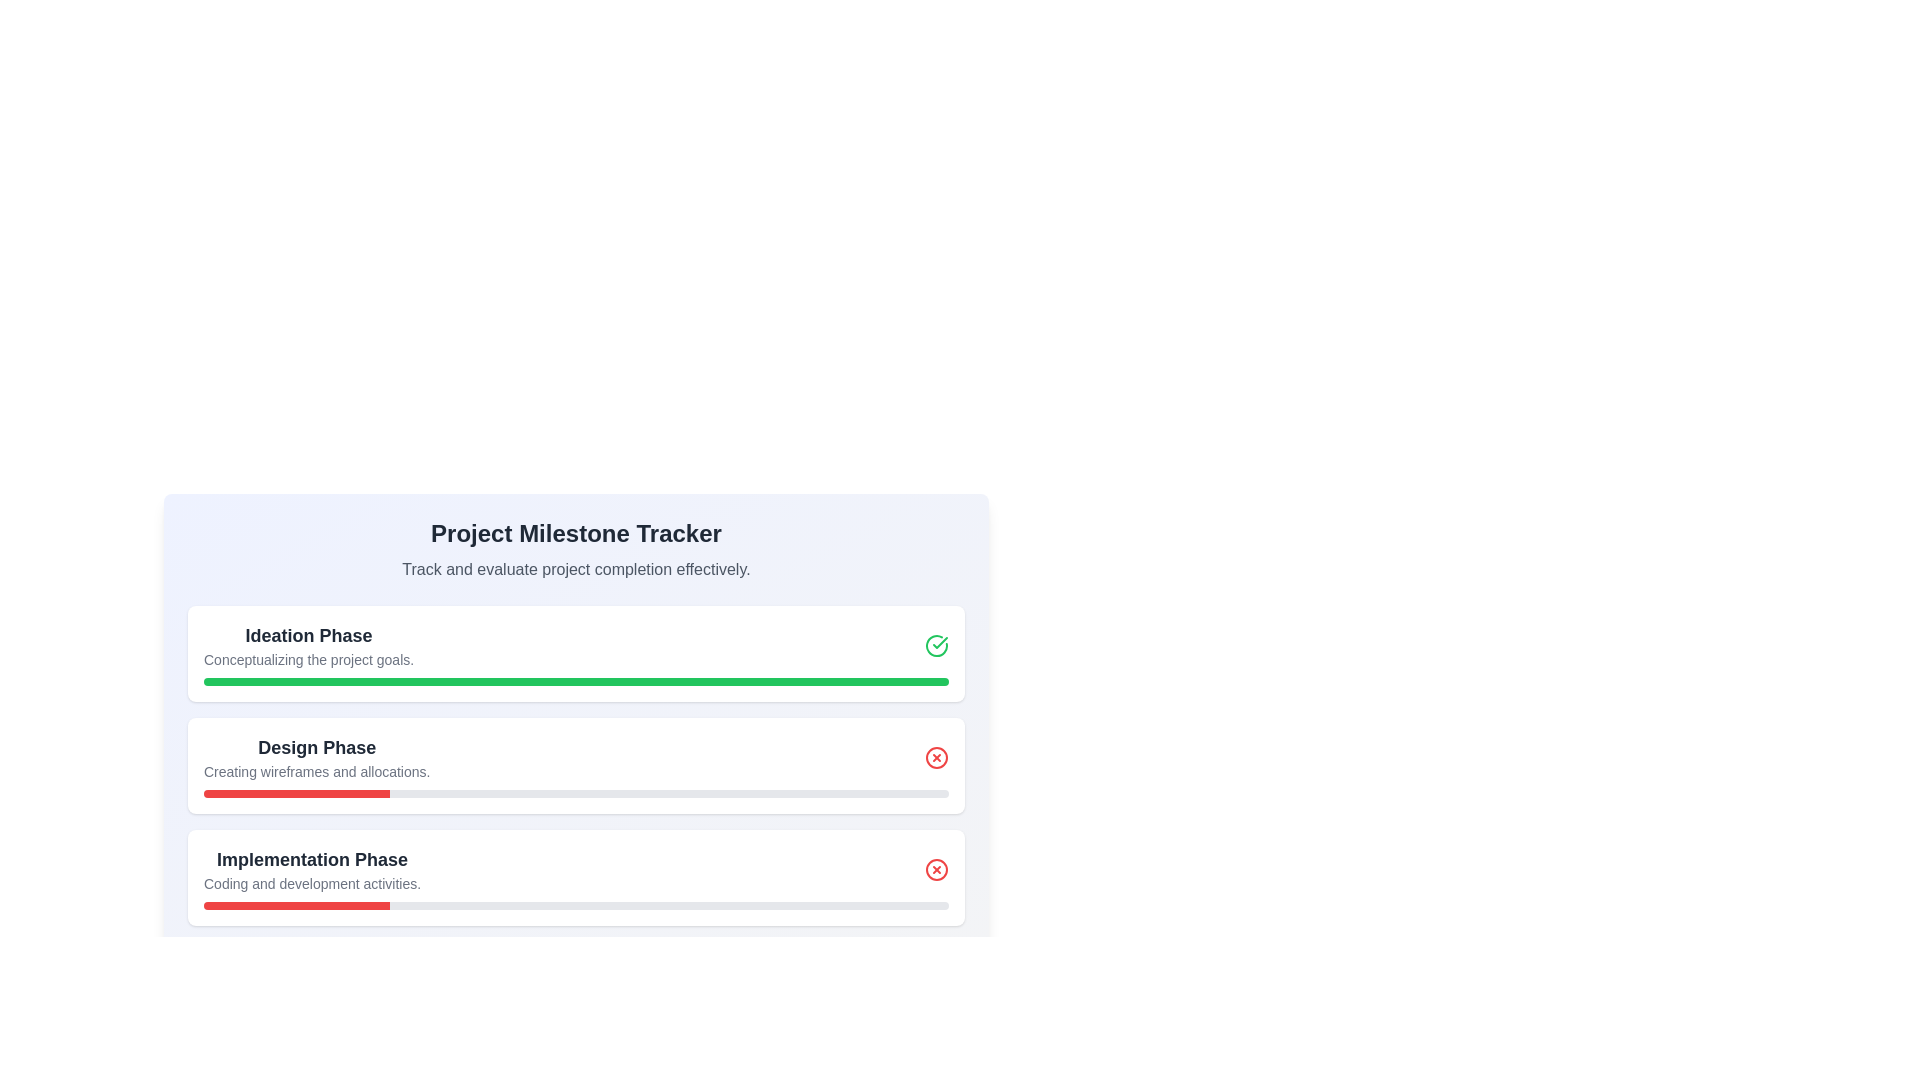 This screenshot has height=1080, width=1920. I want to click on the completion icon indicating the successful status of the 'Ideation Phase' stage in the milestone tracker, located on the right end of the section with the title 'Ideation Phase', so click(935, 645).